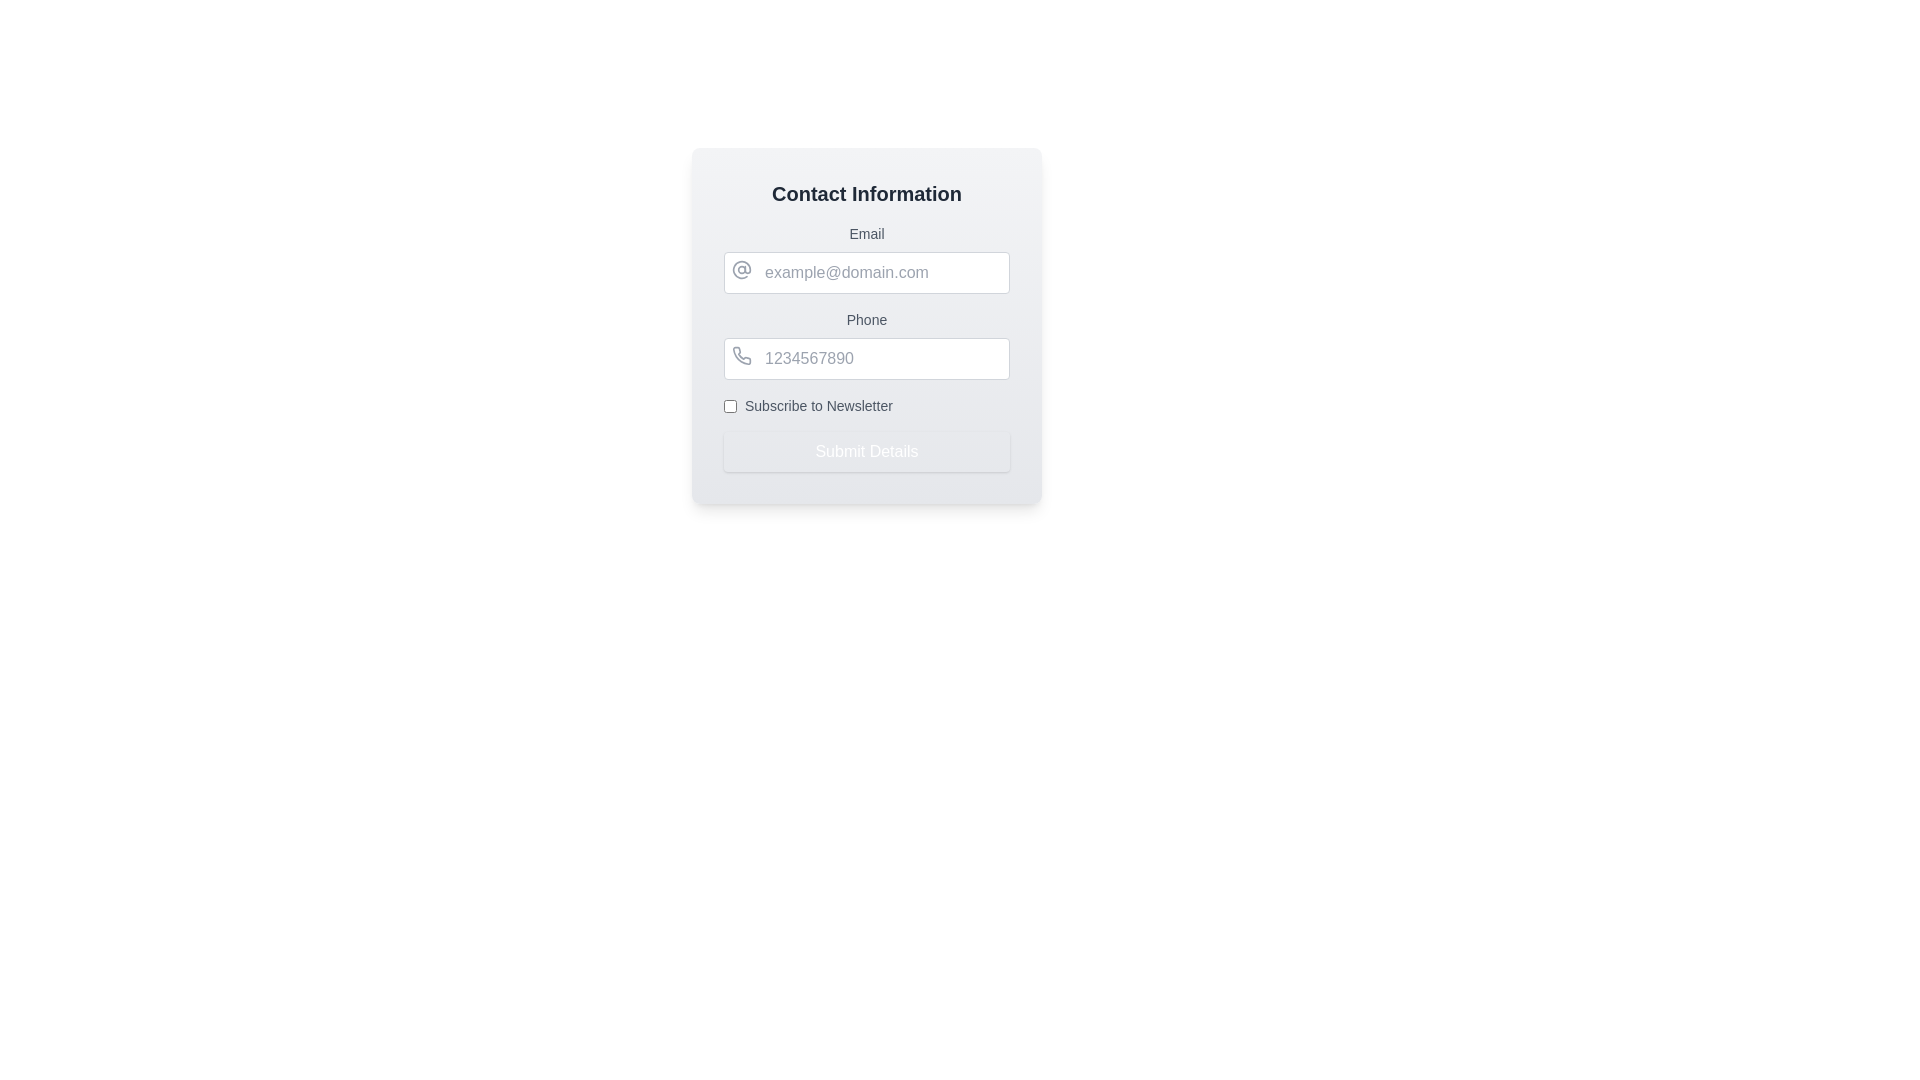 This screenshot has width=1920, height=1080. Describe the element at coordinates (741, 354) in the screenshot. I see `the icon that visually communicates the purpose of the adjacent phone input field, located next to the 'Phone' input box` at that location.